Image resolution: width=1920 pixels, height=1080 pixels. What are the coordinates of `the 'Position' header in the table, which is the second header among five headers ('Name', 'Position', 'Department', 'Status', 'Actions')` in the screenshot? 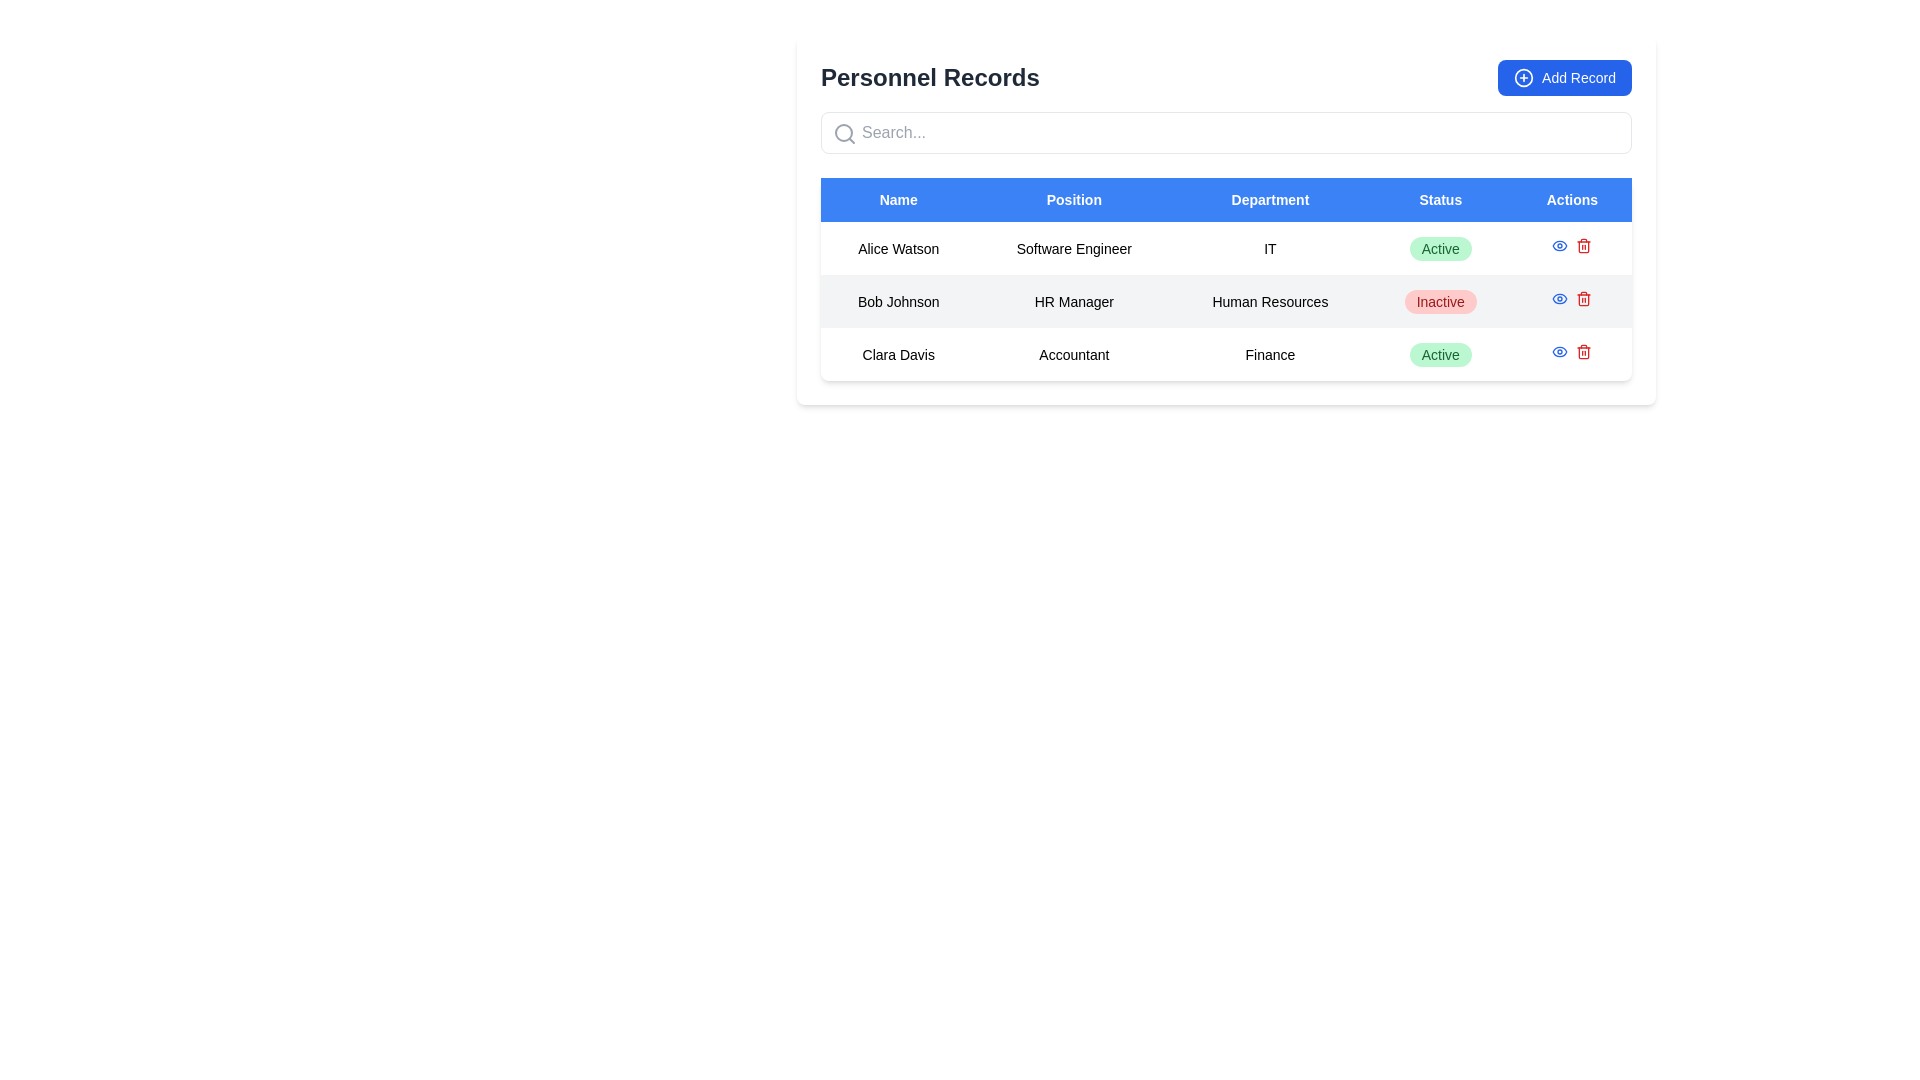 It's located at (1073, 200).